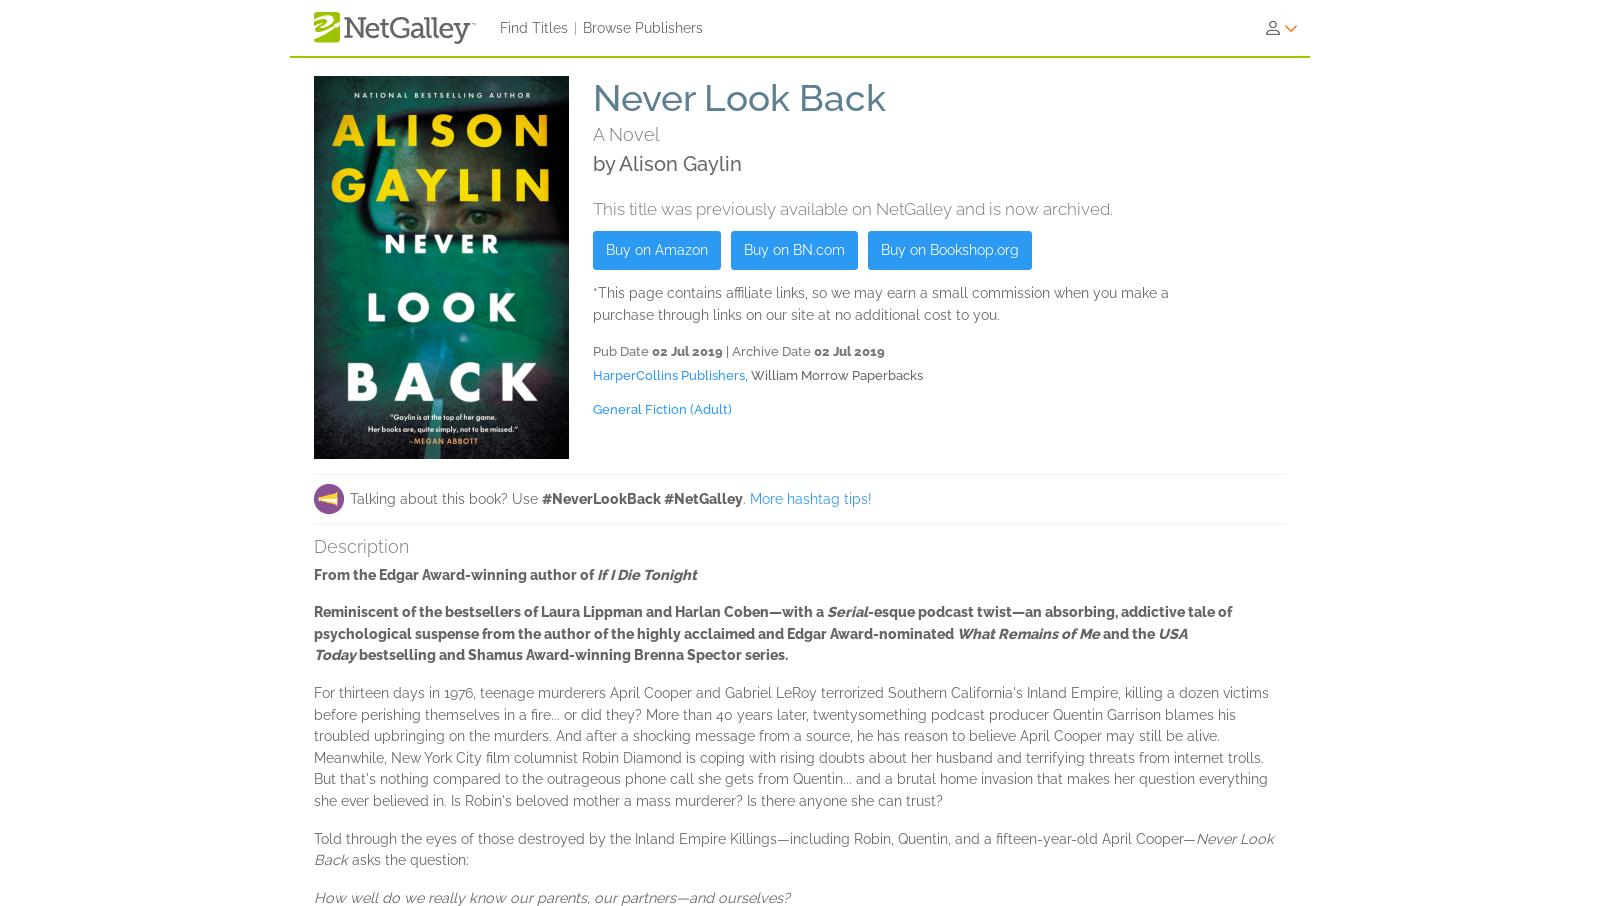 This screenshot has height=906, width=1600. What do you see at coordinates (388, 205) in the screenshot?
I see `'Available Editions'` at bounding box center [388, 205].